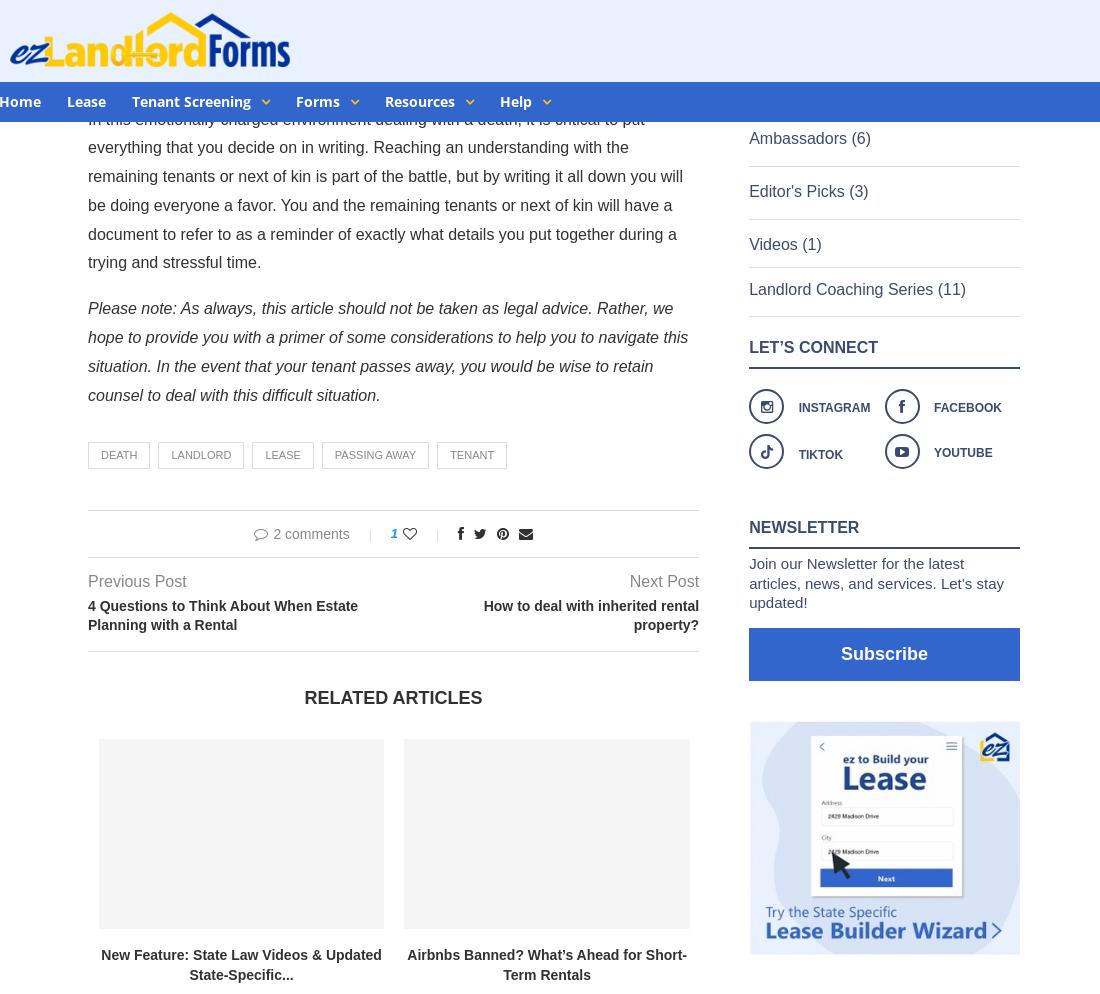  What do you see at coordinates (971, 570) in the screenshot?
I see `'Terms of Use'` at bounding box center [971, 570].